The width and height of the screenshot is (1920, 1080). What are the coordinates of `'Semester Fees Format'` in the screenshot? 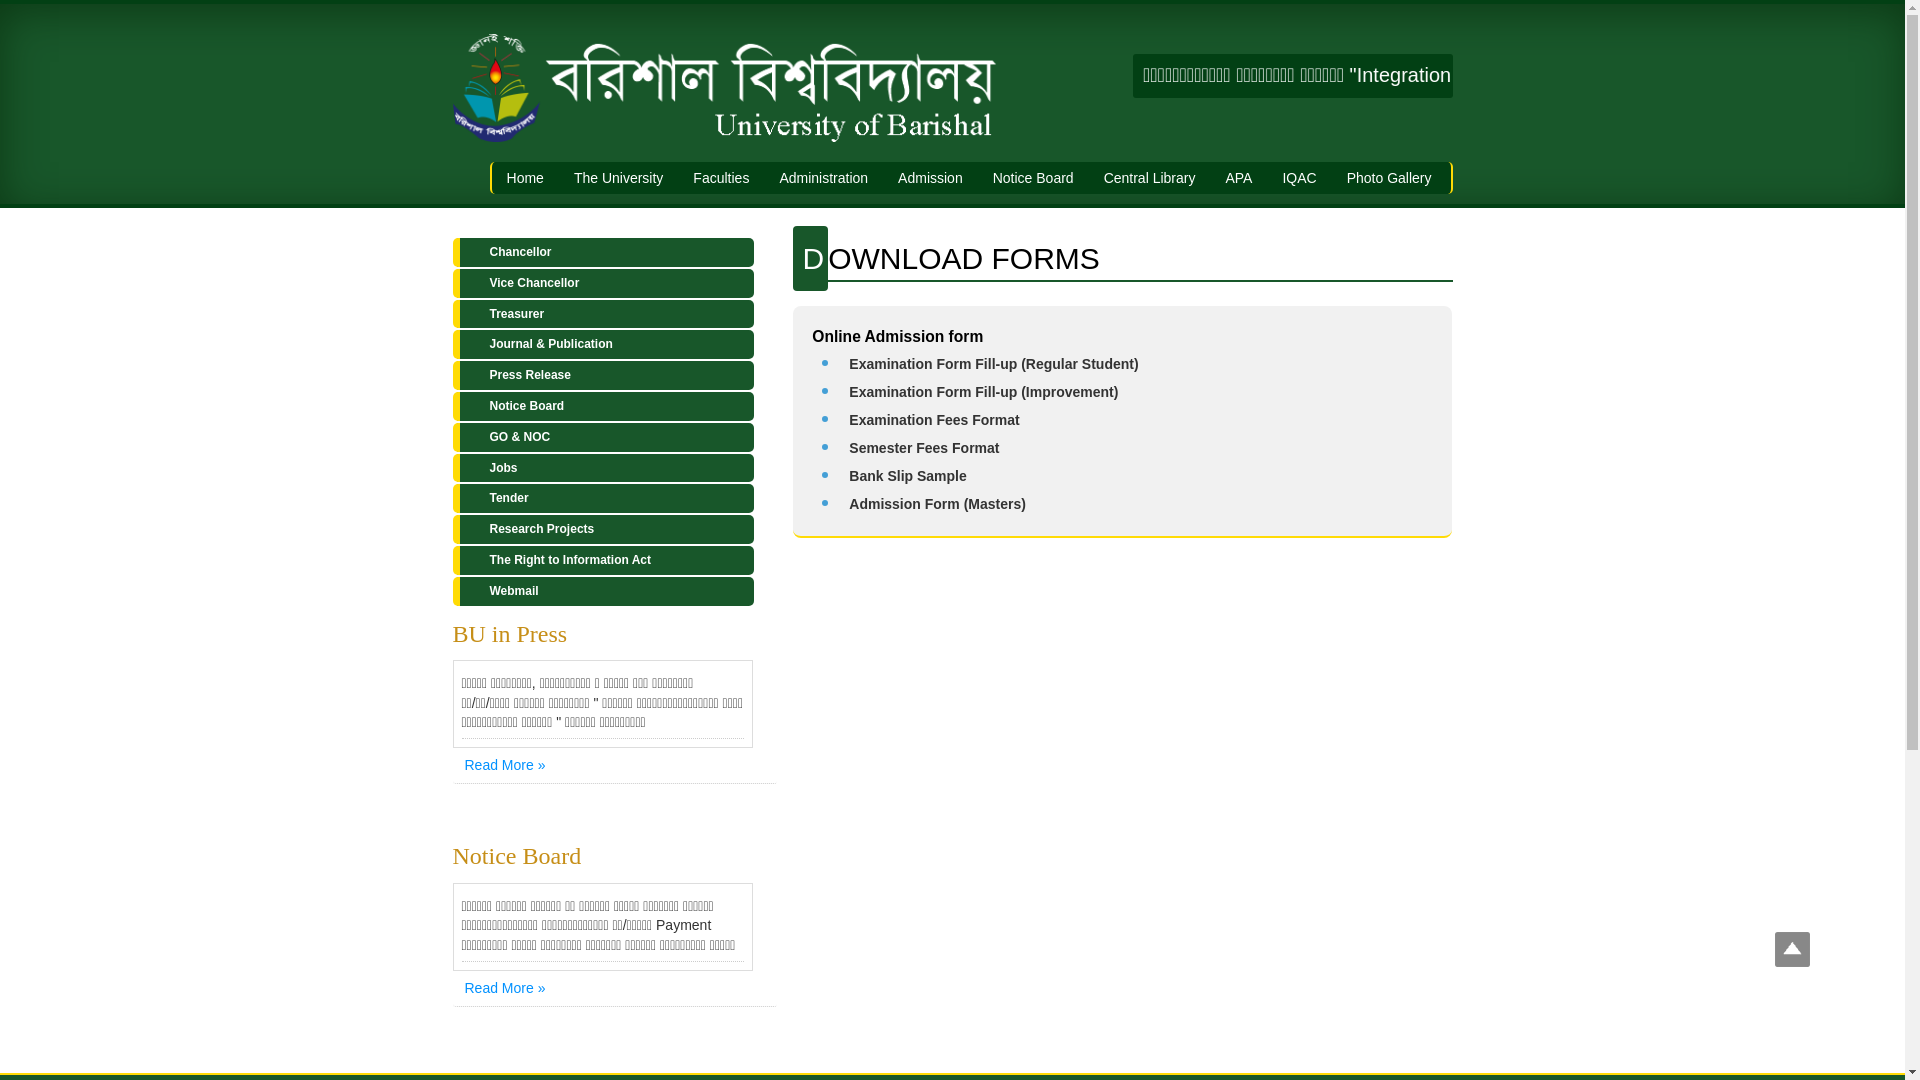 It's located at (922, 446).